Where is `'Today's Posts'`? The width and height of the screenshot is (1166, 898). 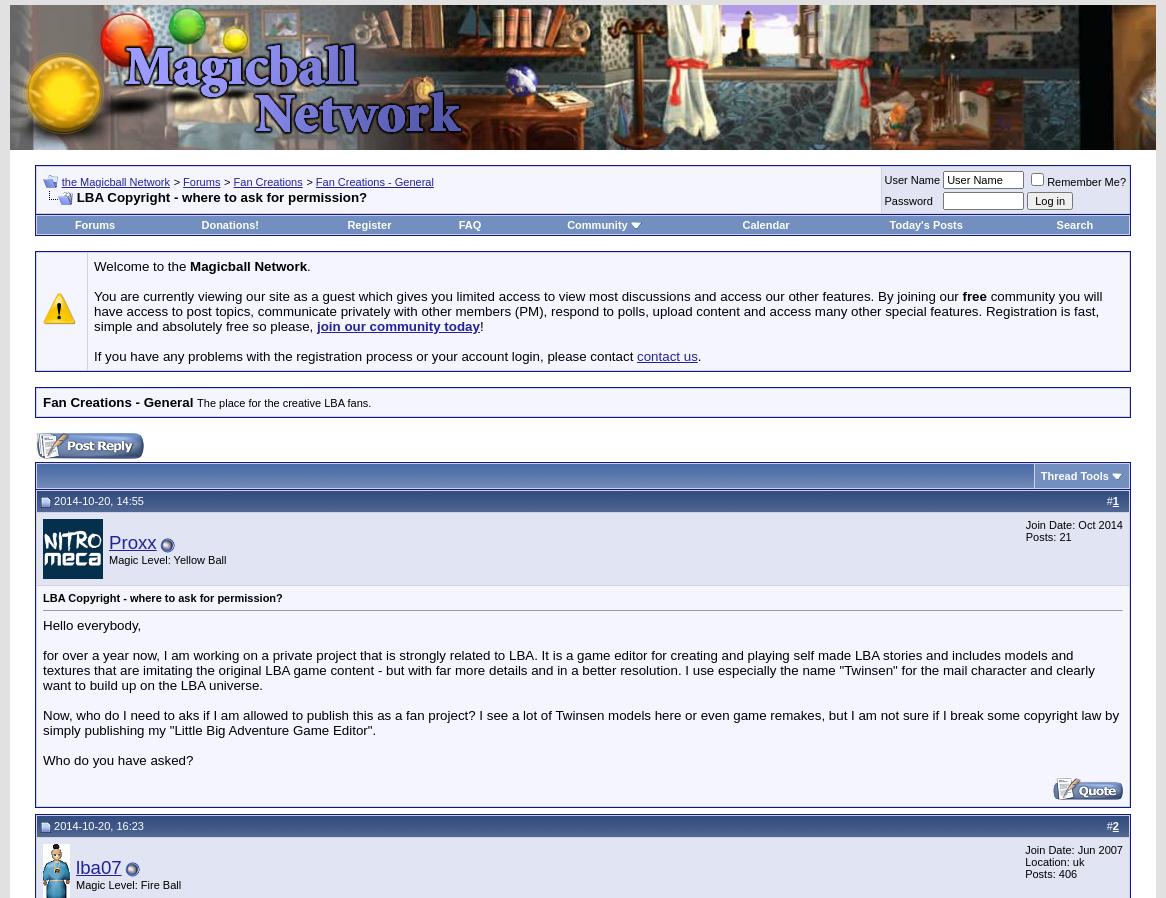
'Today's Posts' is located at coordinates (924, 224).